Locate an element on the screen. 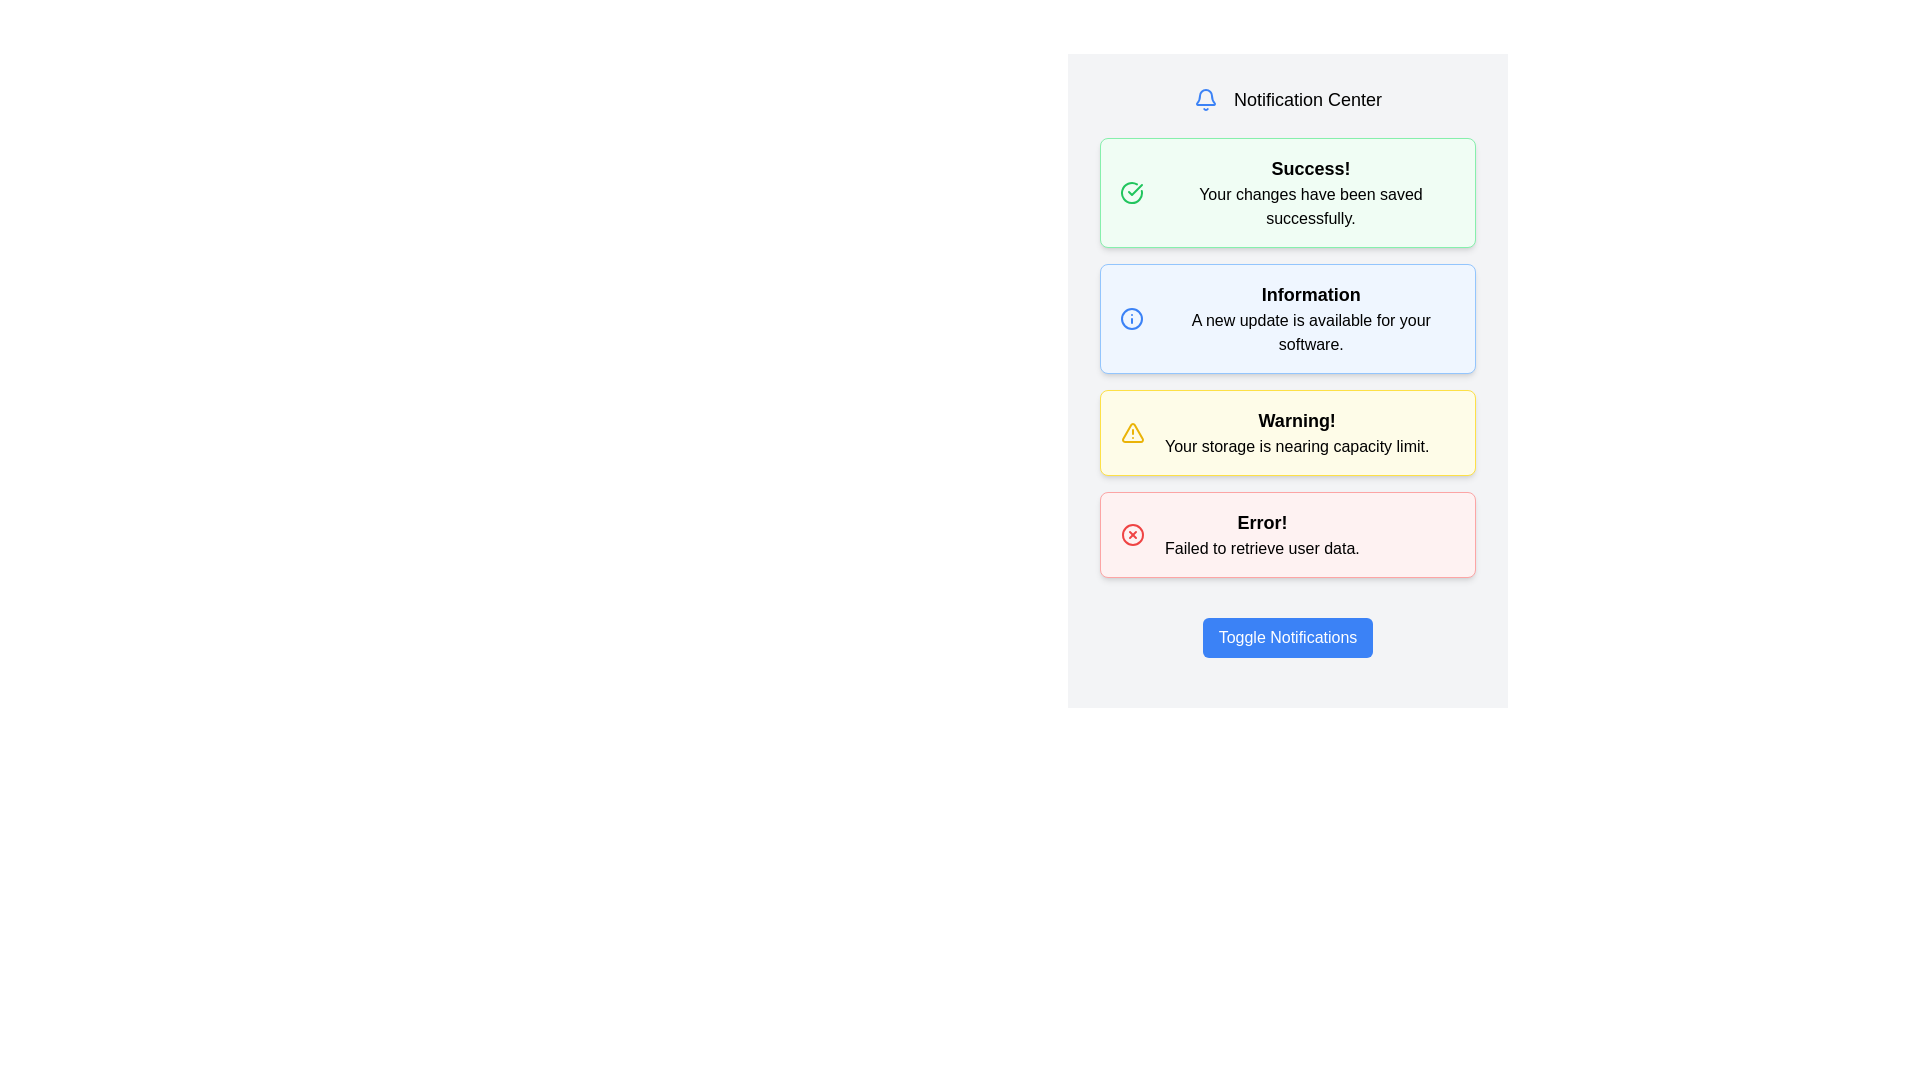  the triangular warning icon with a yellow border and an exclamation mark in its center, located within the third notification card labeled 'Warning! Your storage is nearing capacity limit.' is located at coordinates (1132, 431).